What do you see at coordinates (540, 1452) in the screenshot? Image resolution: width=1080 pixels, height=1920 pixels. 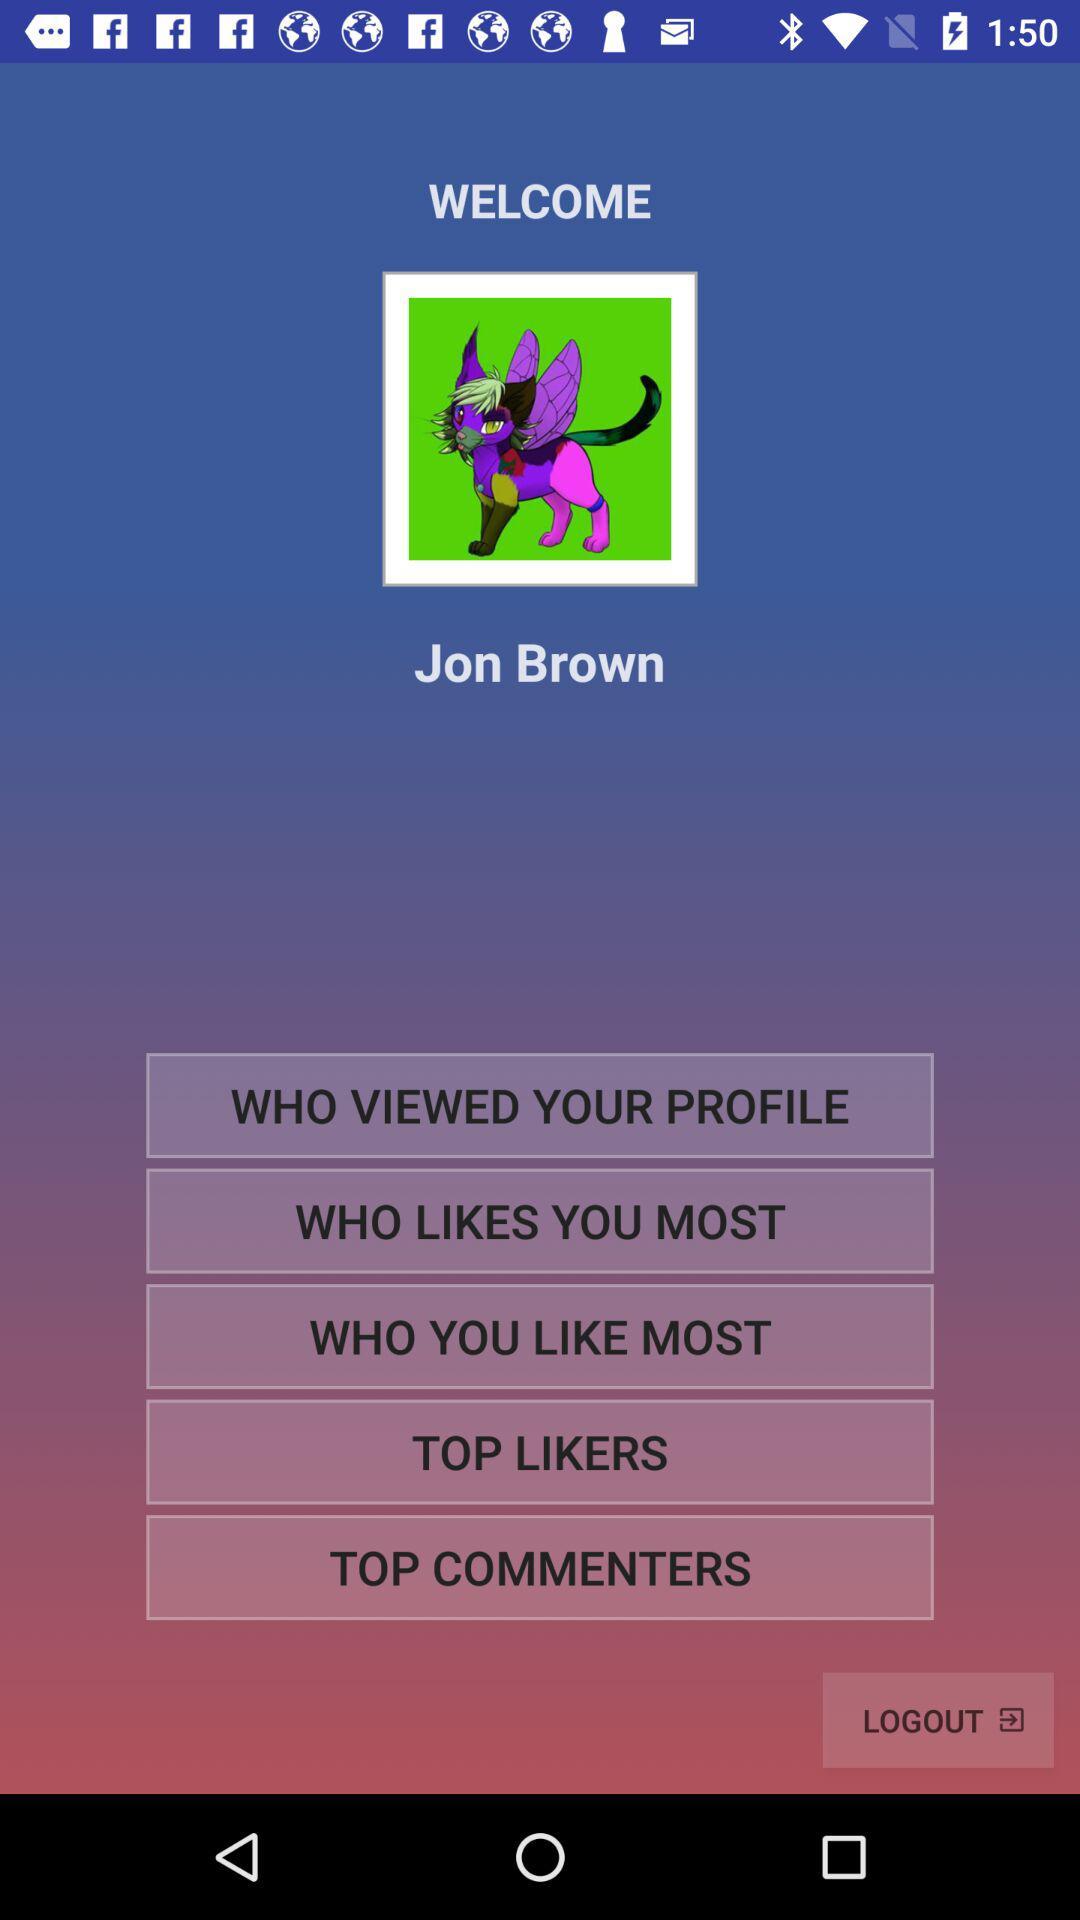 I see `the item below the who you like item` at bounding box center [540, 1452].